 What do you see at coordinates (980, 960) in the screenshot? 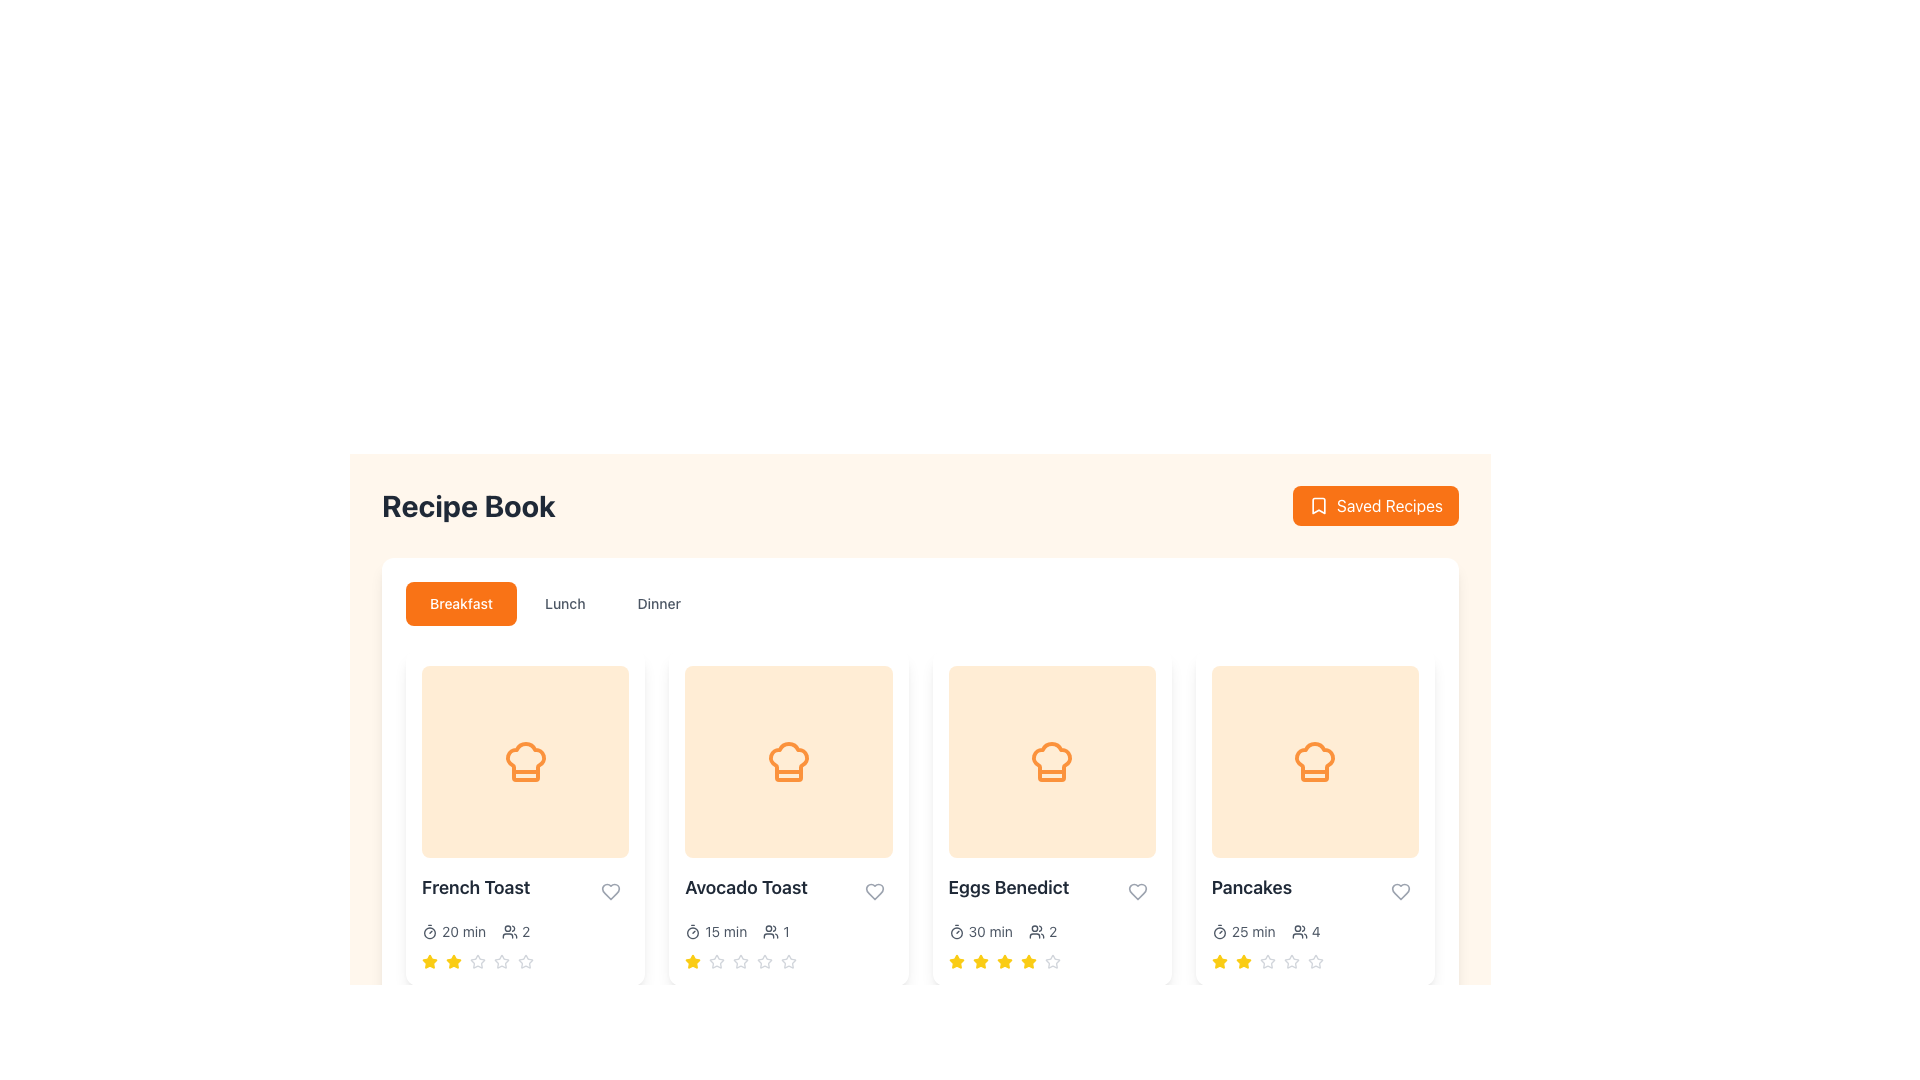
I see `the third star icon button that represents the rating level for 'Eggs Benedict' in the Recipe Book interface` at bounding box center [980, 960].